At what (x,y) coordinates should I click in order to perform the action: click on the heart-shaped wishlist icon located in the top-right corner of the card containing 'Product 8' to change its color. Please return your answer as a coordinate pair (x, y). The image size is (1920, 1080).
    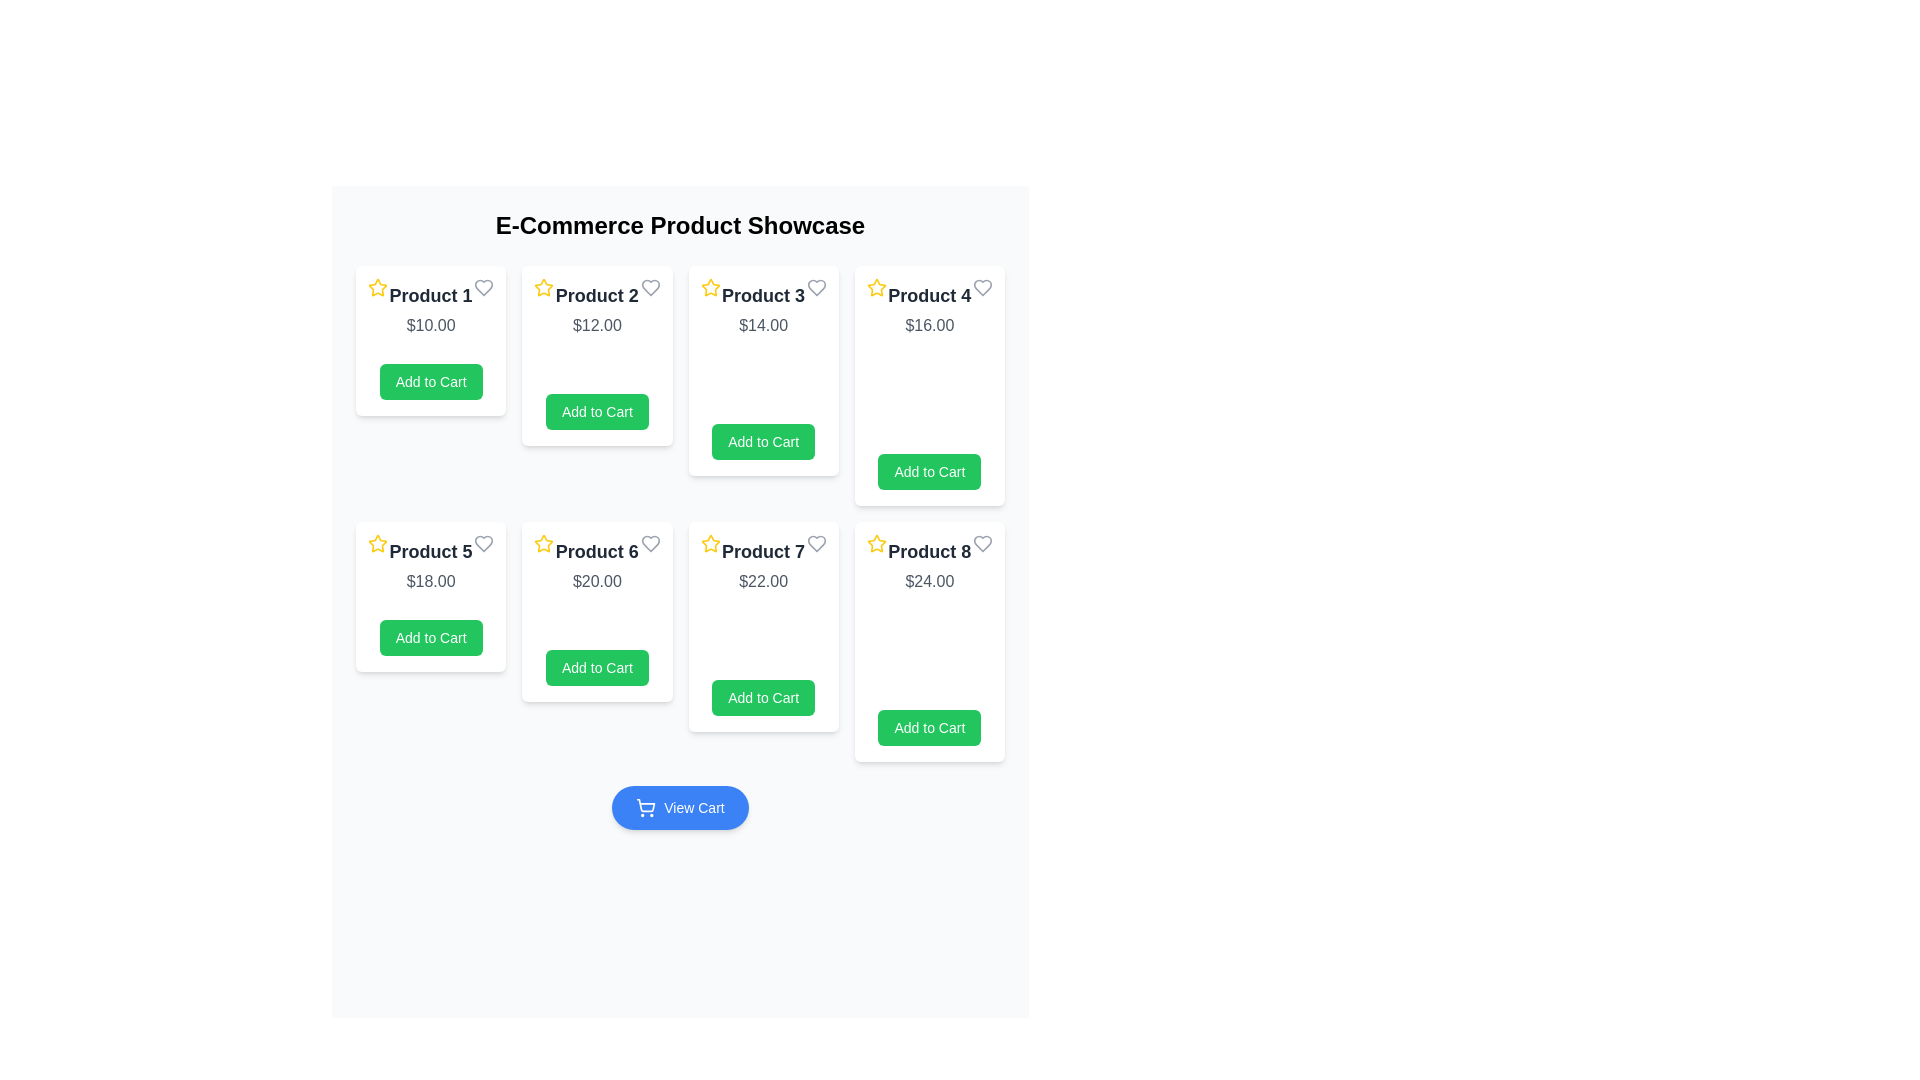
    Looking at the image, I should click on (983, 543).